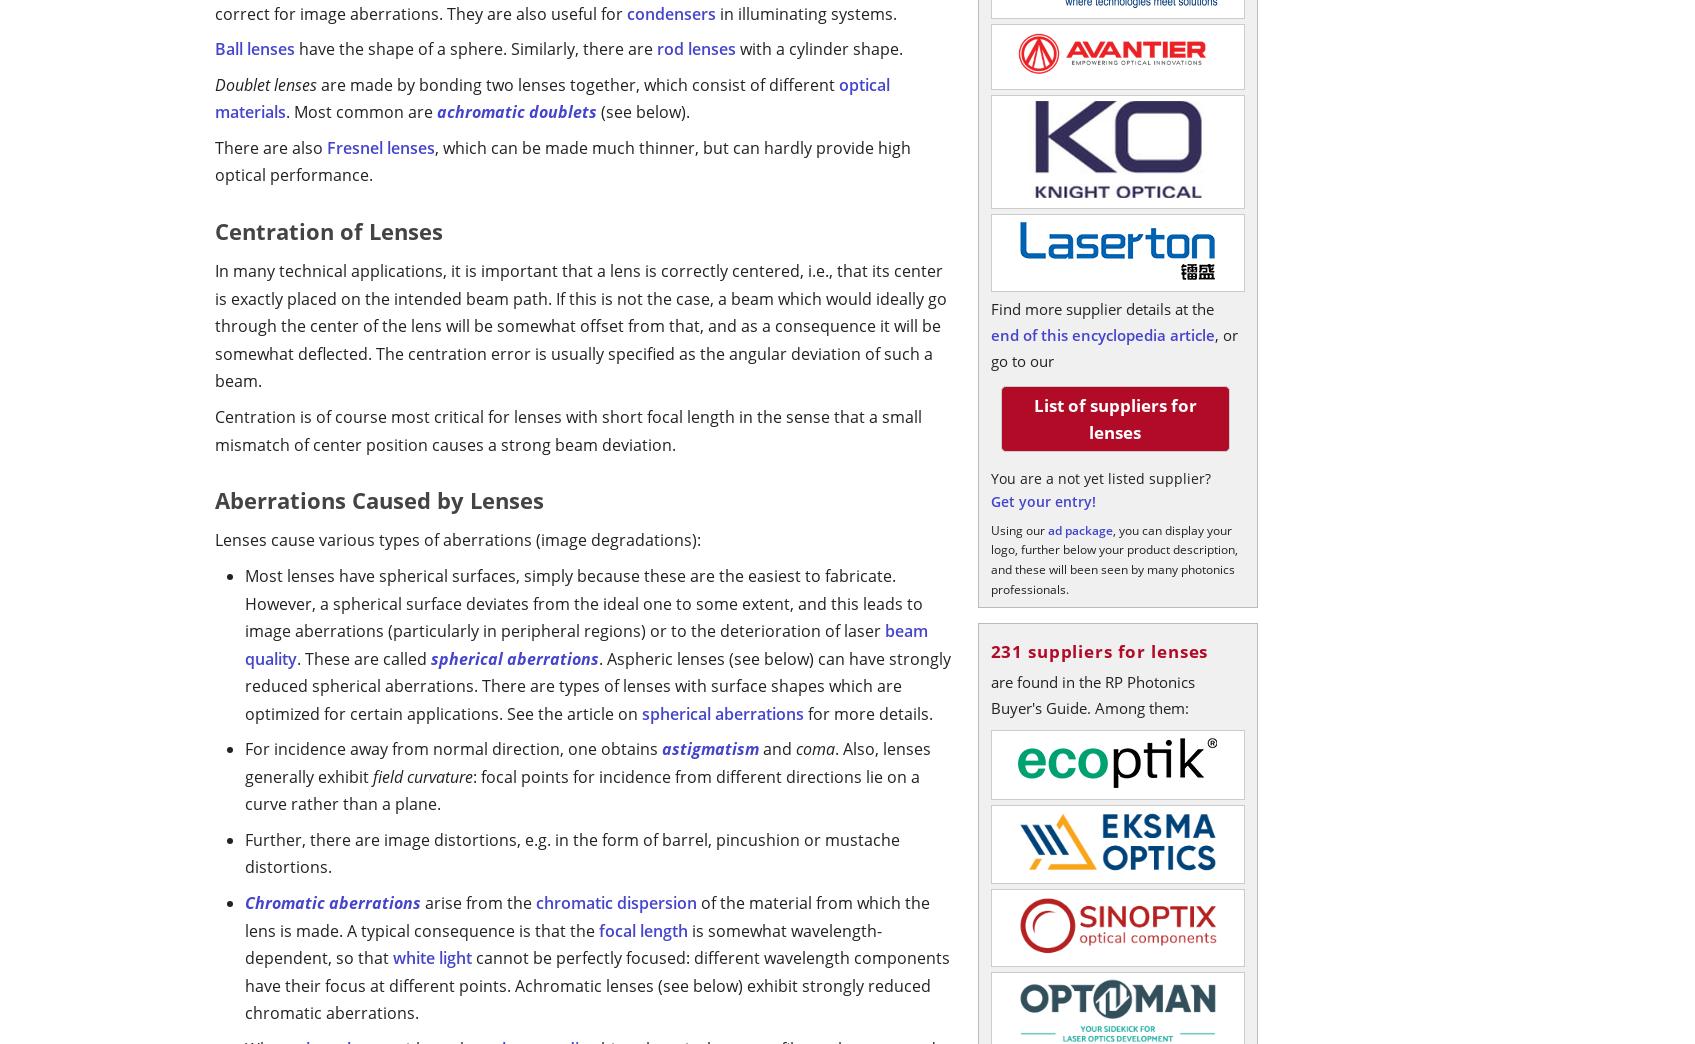  I want to click on 'white light', so click(432, 956).